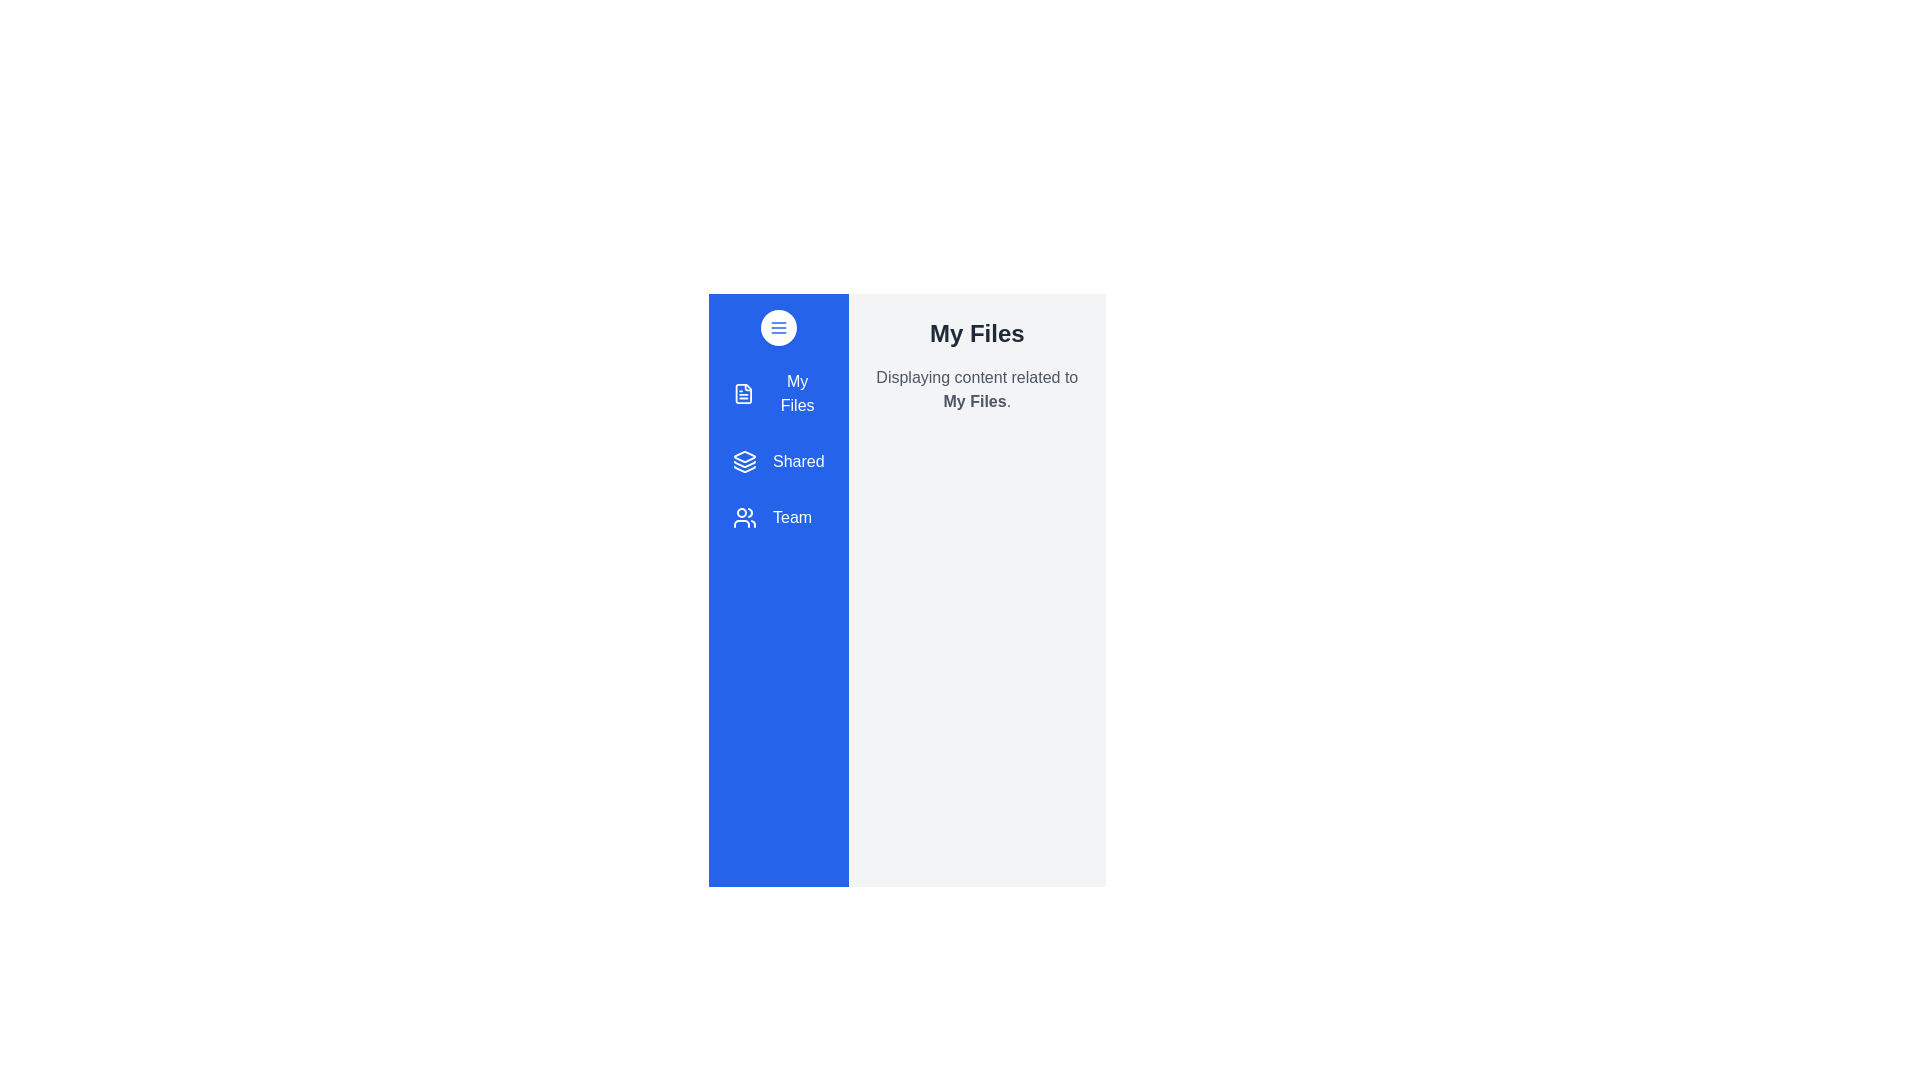  What do you see at coordinates (777, 326) in the screenshot?
I see `toggle button to change the drawer's open/close state` at bounding box center [777, 326].